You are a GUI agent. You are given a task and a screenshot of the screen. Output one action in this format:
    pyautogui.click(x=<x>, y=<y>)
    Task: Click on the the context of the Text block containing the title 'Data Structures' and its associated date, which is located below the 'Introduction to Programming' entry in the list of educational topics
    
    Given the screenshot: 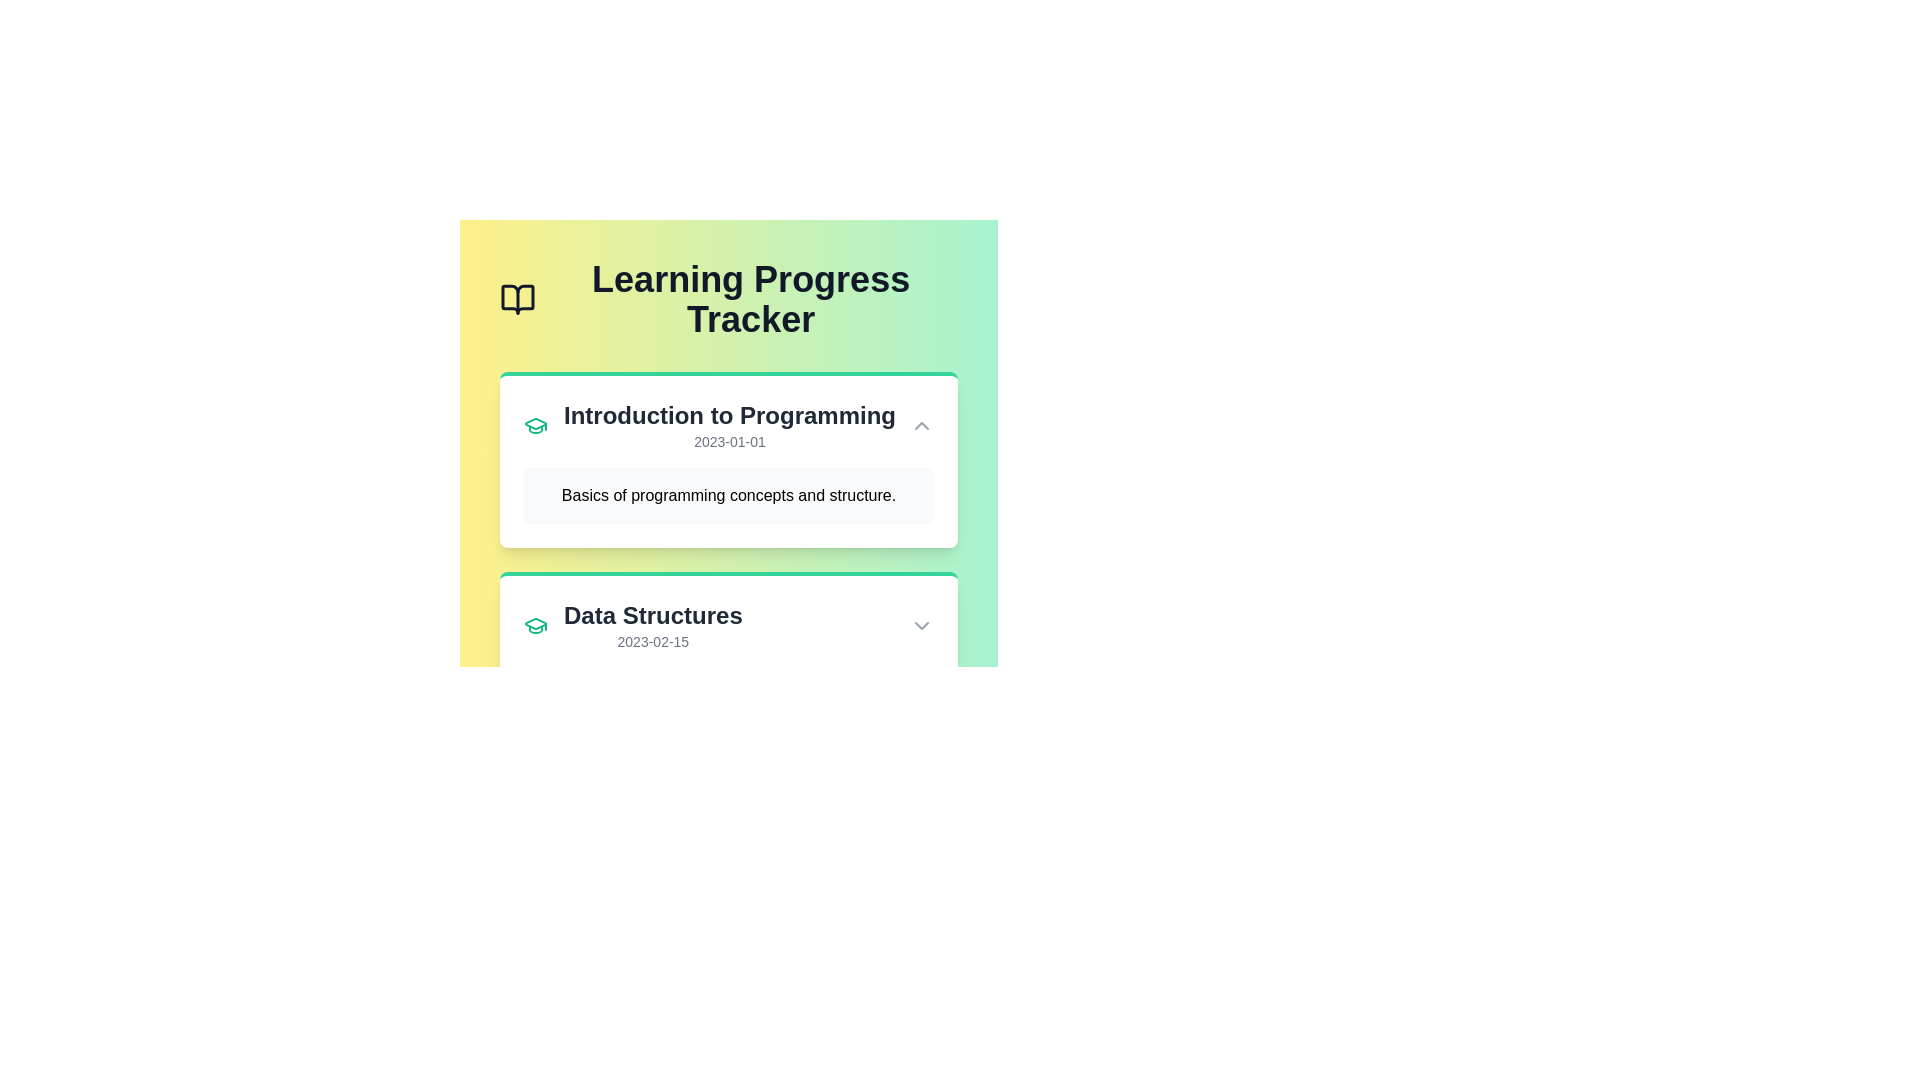 What is the action you would take?
    pyautogui.click(x=653, y=624)
    